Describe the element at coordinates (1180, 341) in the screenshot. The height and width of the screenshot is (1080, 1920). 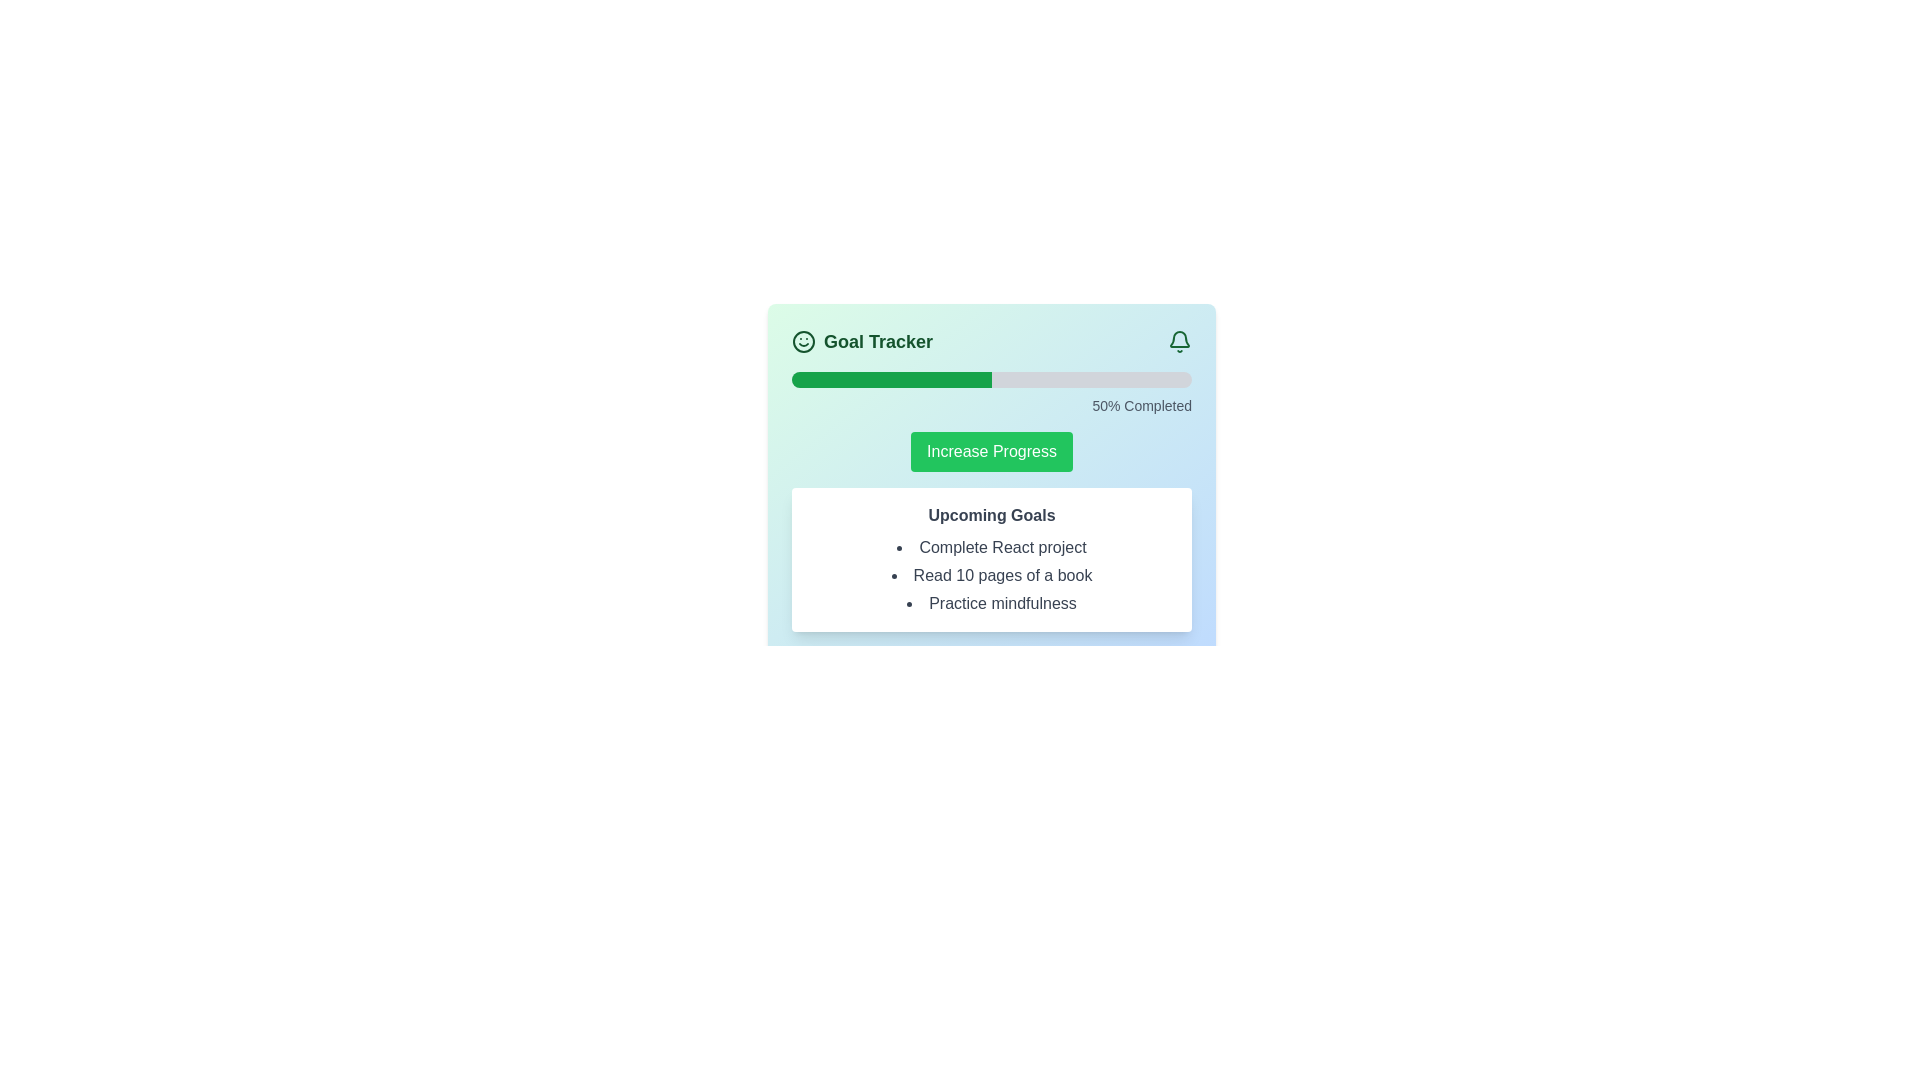
I see `the green bell-shaped notification icon located in the top-right section of the 'Goal Tracker' header area` at that location.